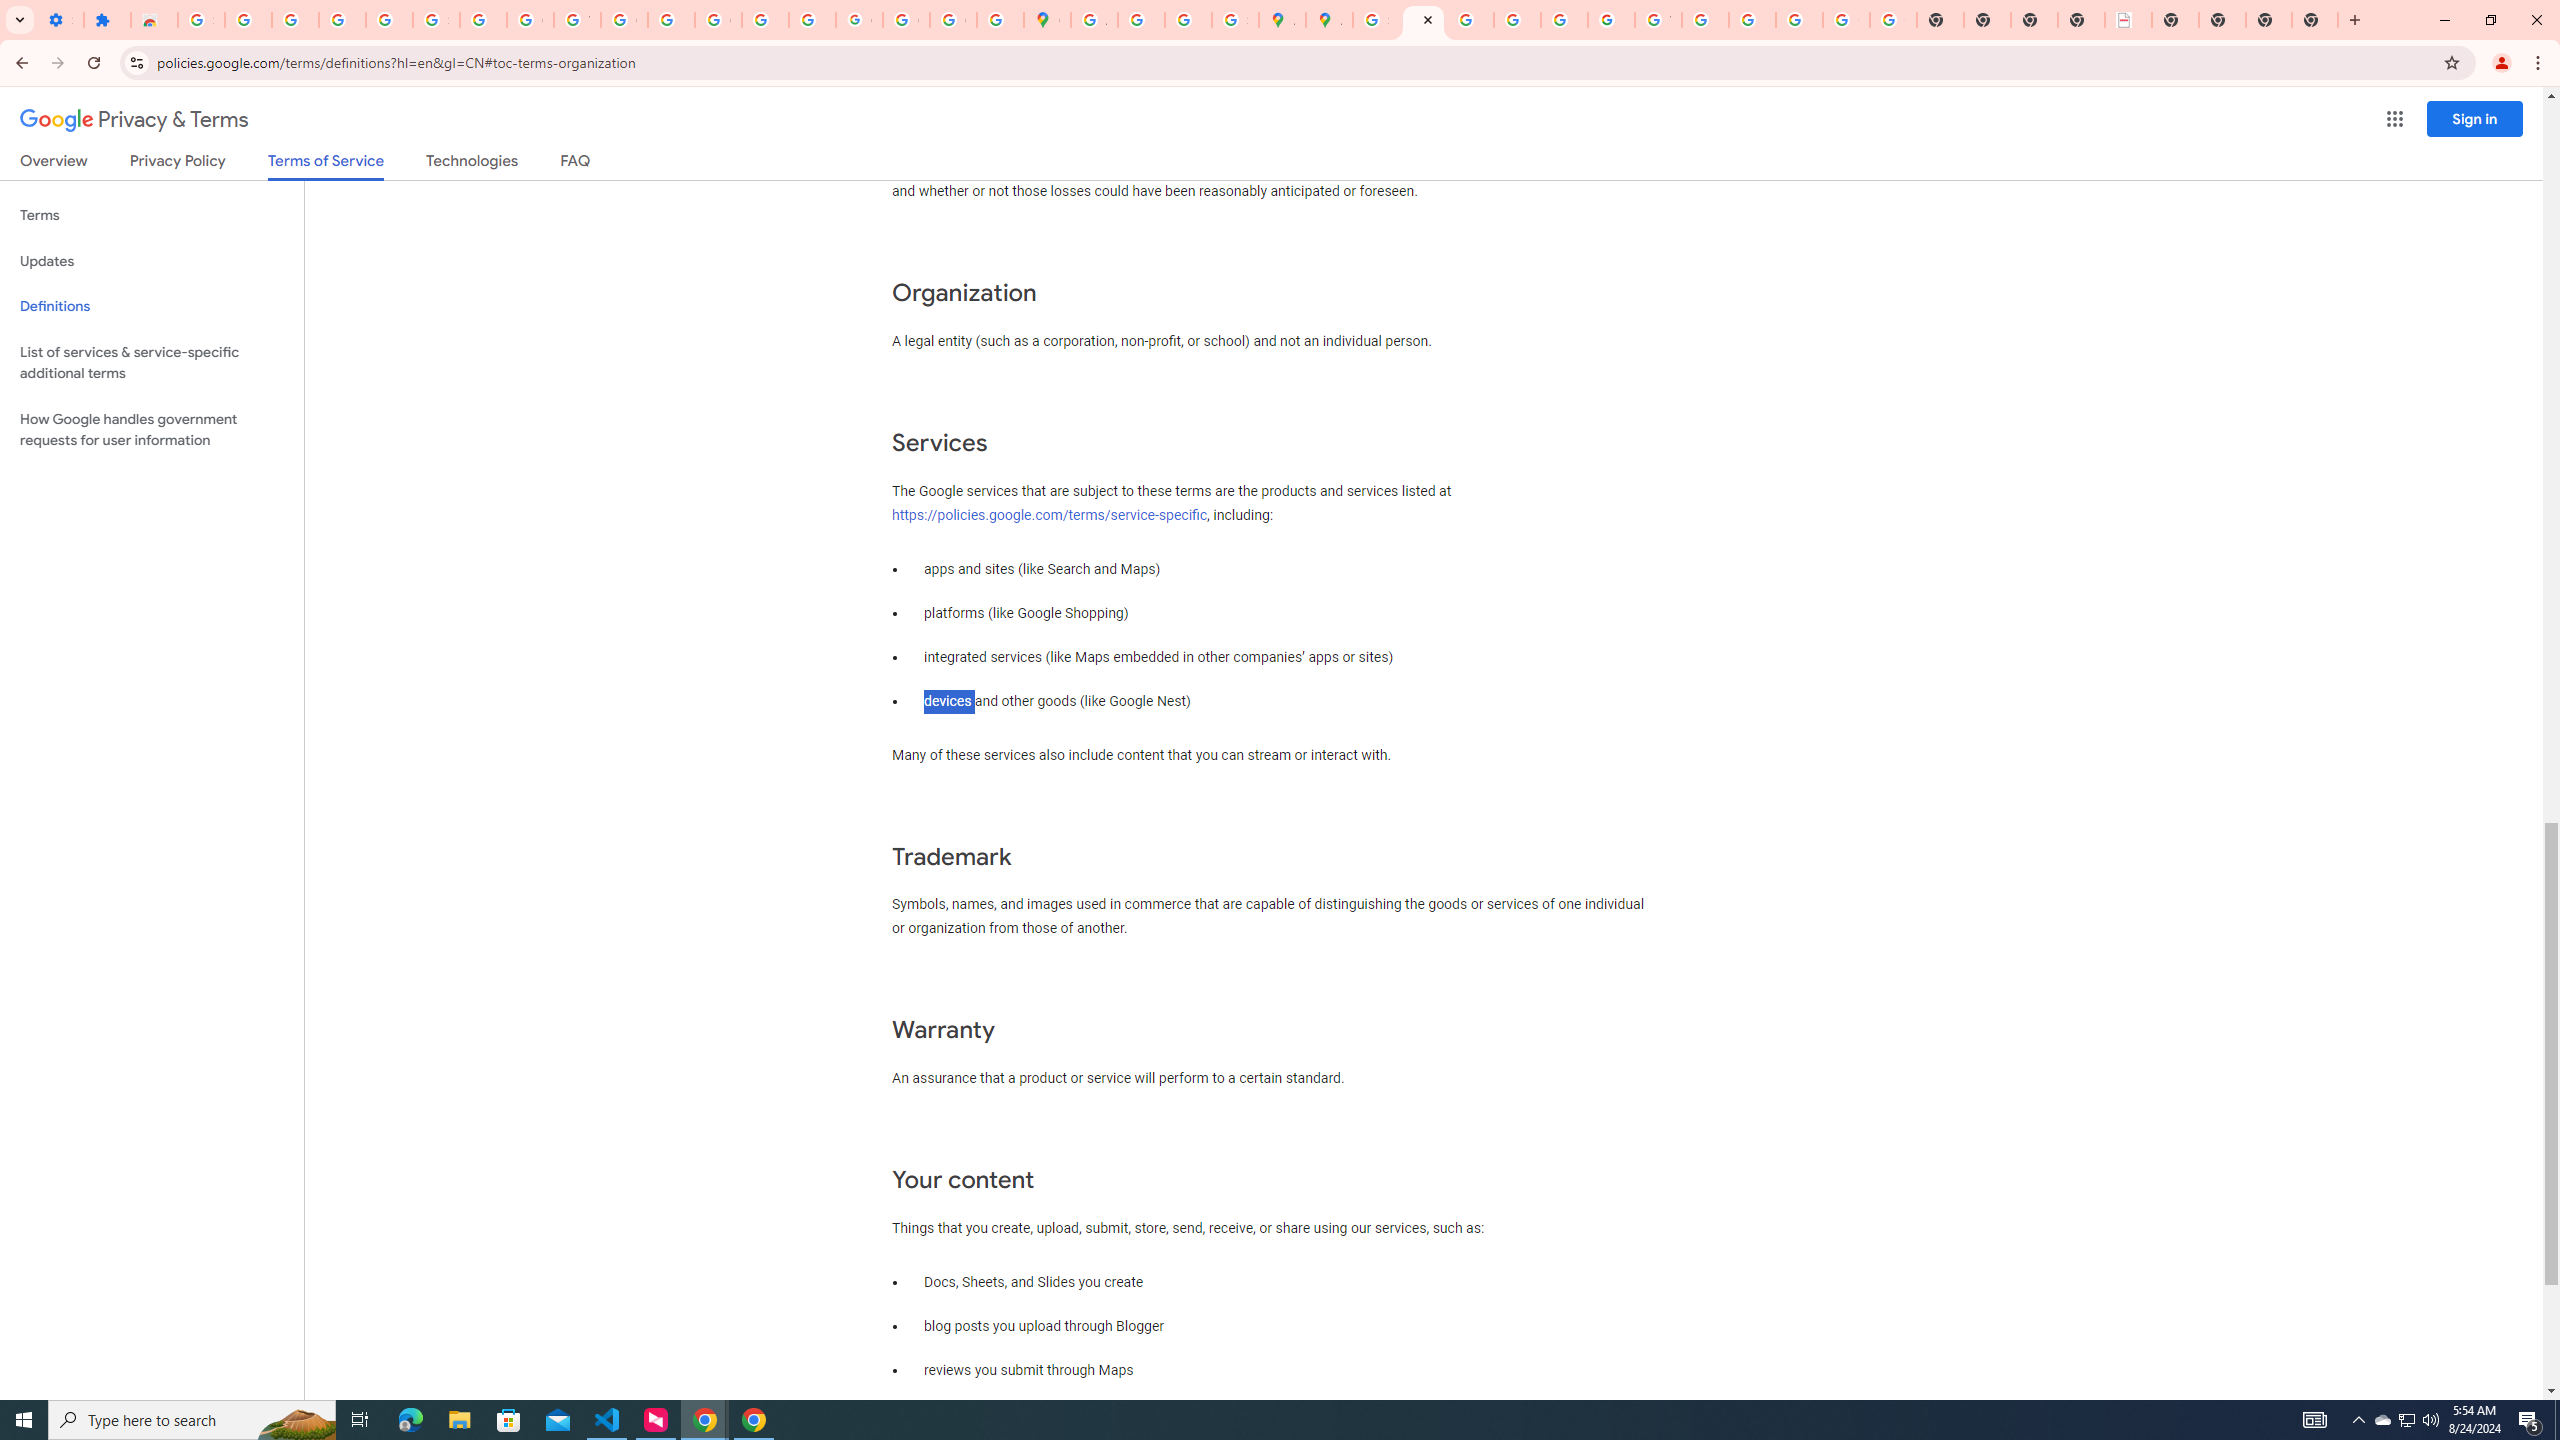 The width and height of the screenshot is (2560, 1440). Describe the element at coordinates (151, 428) in the screenshot. I see `'How Google handles government requests for user information'` at that location.